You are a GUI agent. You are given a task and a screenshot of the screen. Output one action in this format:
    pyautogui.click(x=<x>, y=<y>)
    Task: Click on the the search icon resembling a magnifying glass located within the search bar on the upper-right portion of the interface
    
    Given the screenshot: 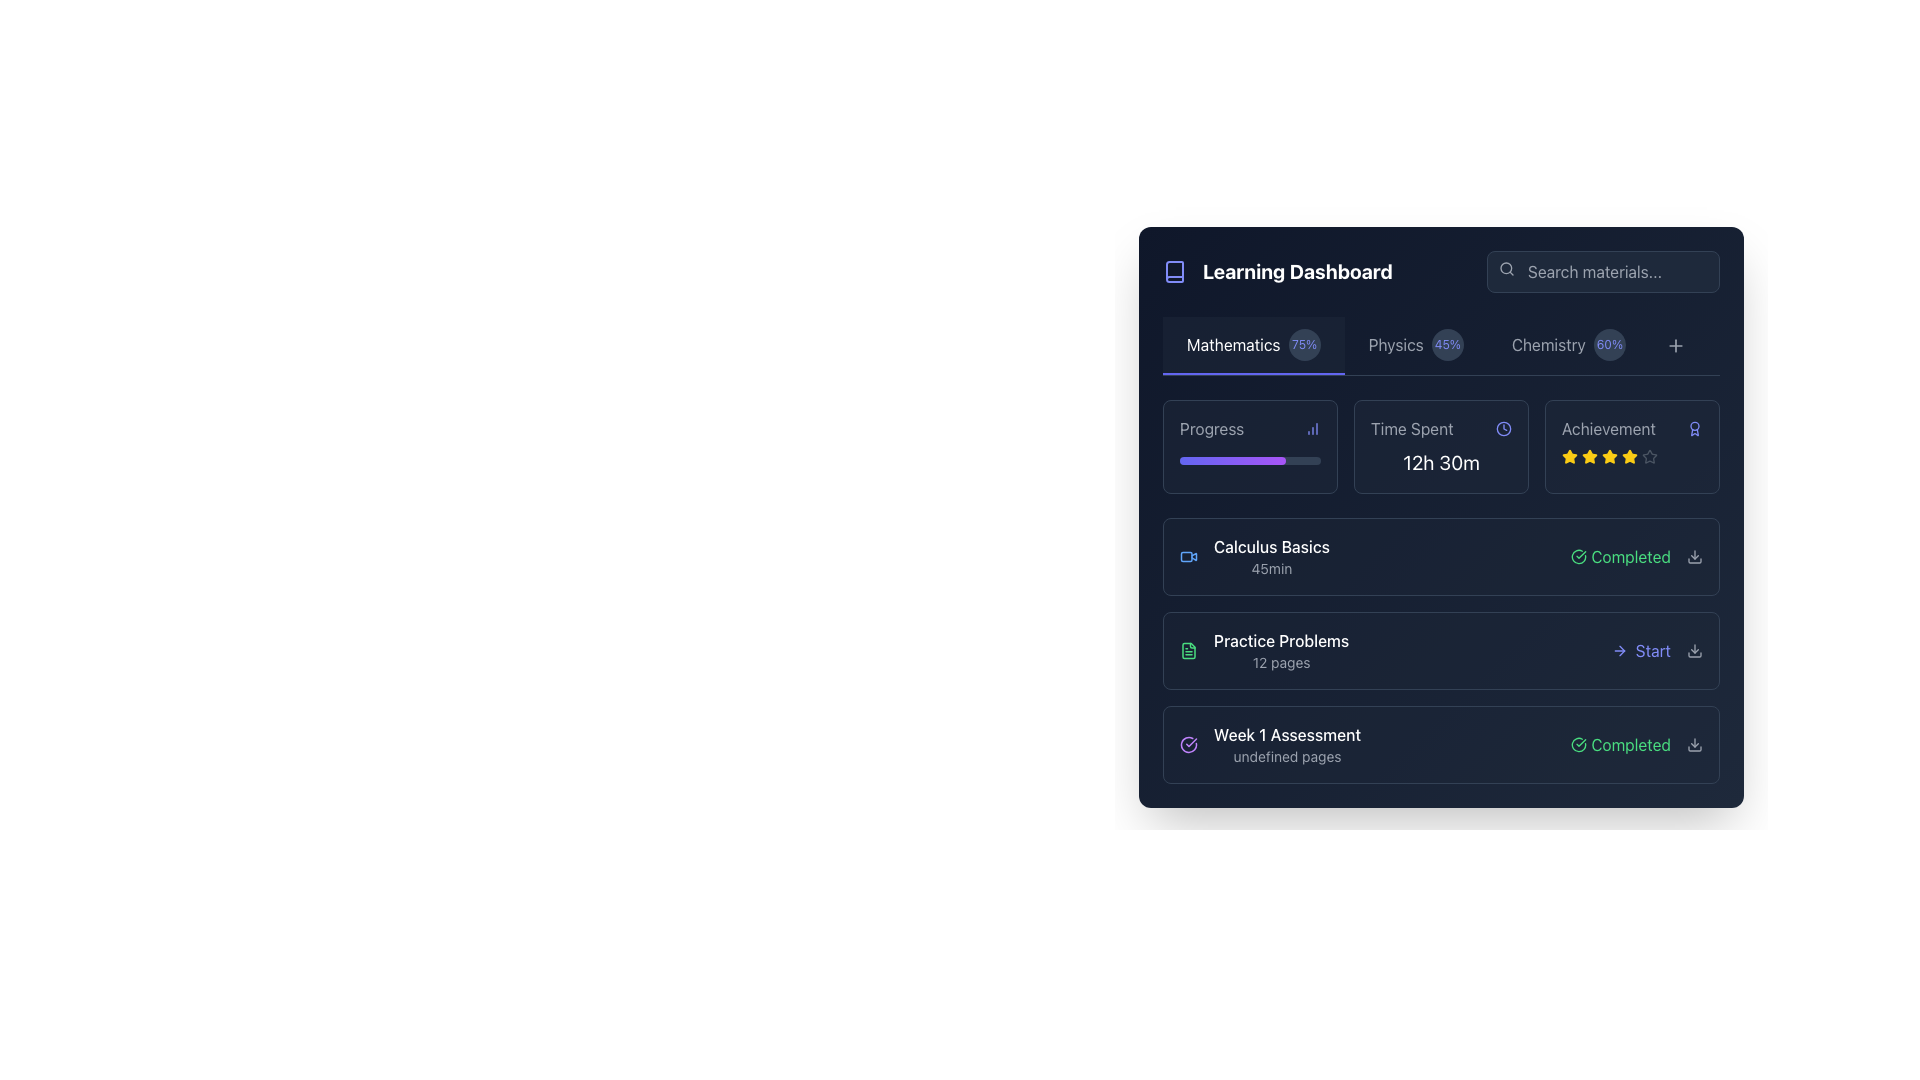 What is the action you would take?
    pyautogui.click(x=1507, y=268)
    